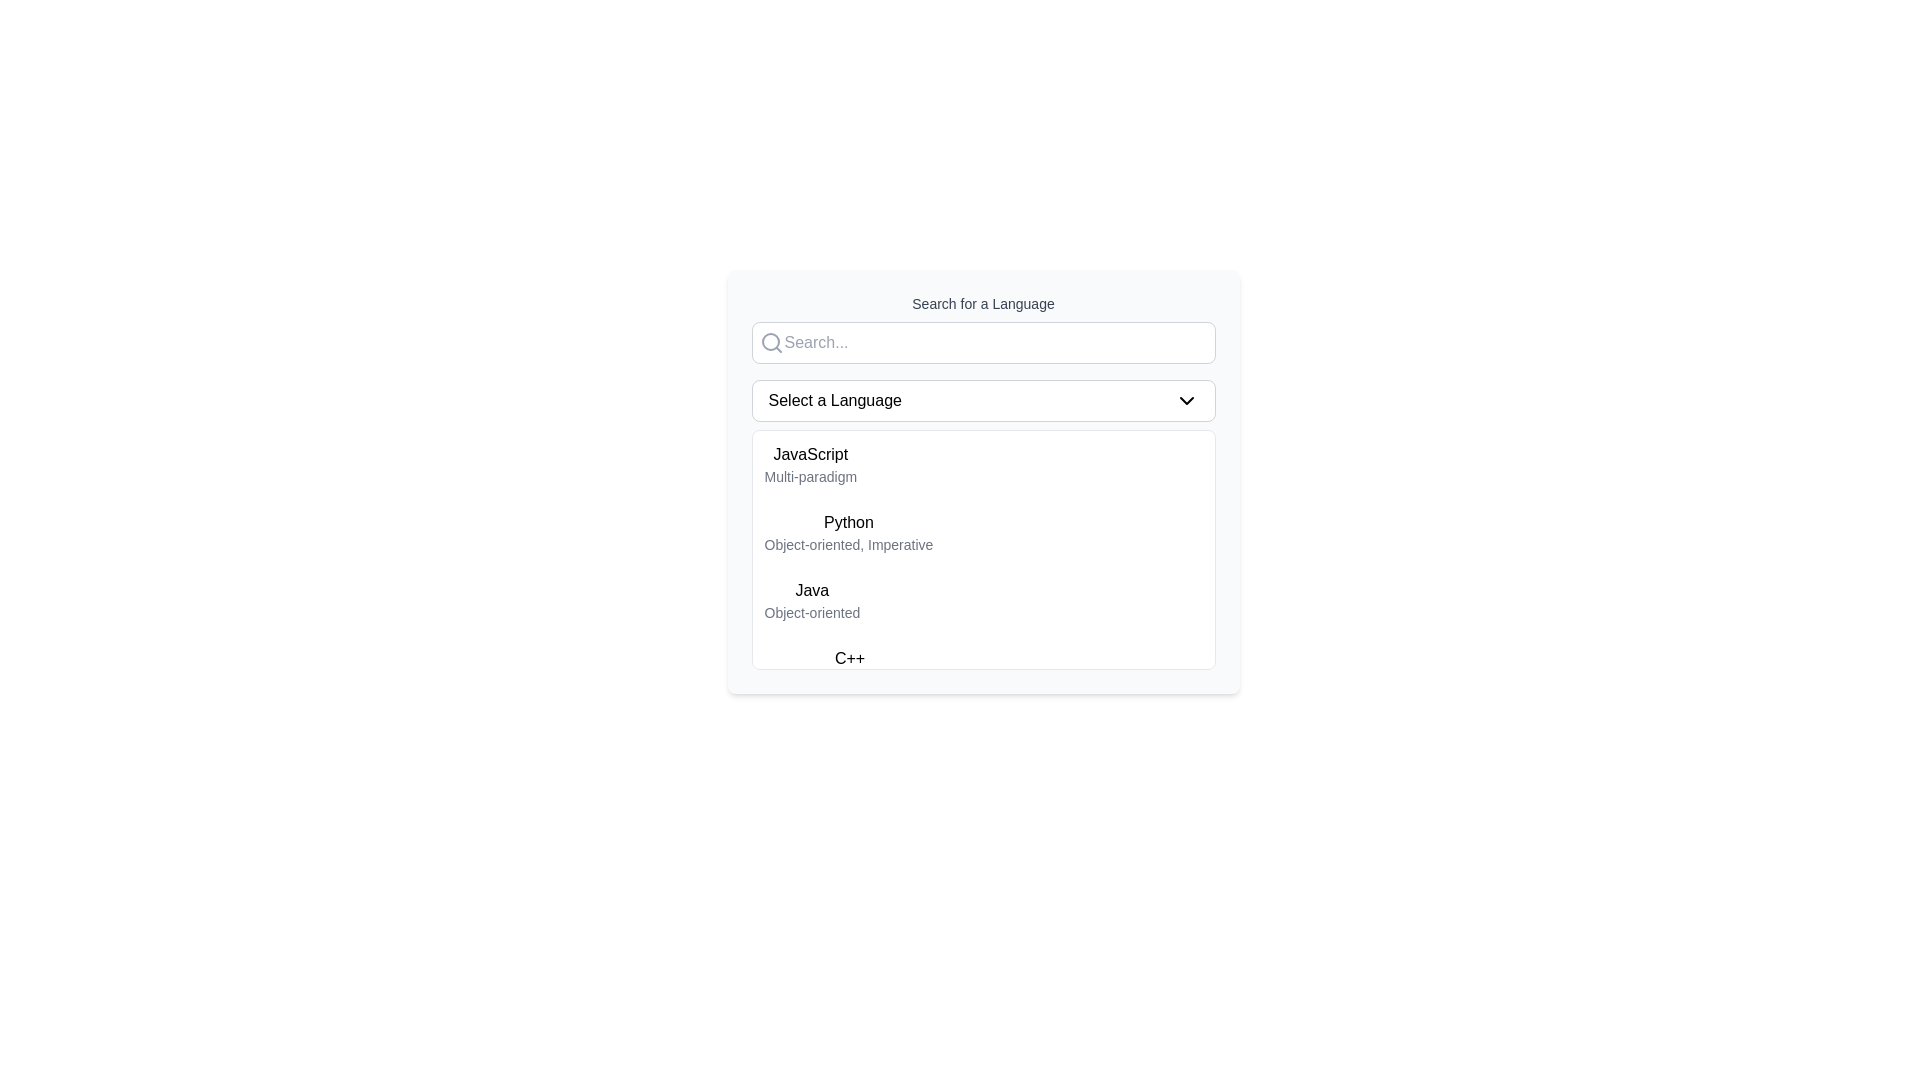  I want to click on the chevron down icon located at the far right of the 'Select a Language' dropdown, so click(1186, 401).